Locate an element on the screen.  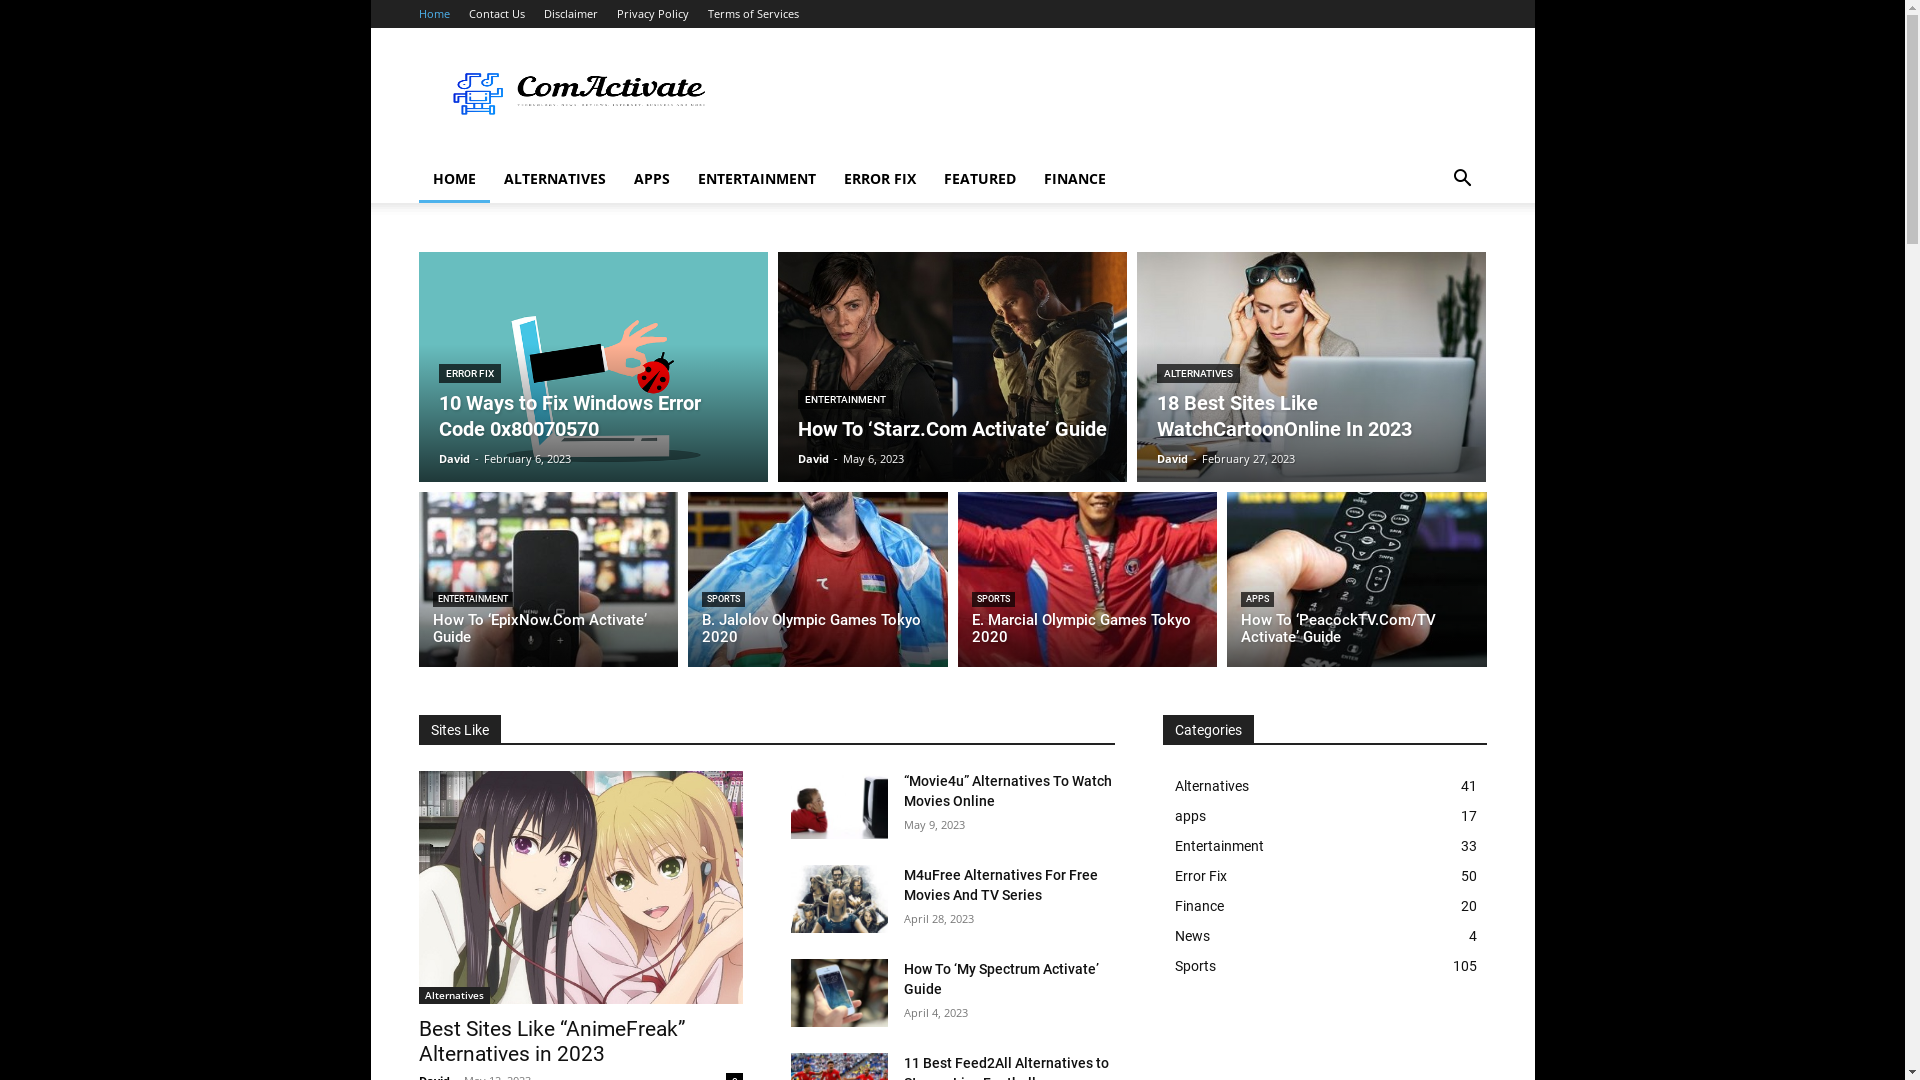
'18 Best Sites Like WatchCartoonOnline In 2023' is located at coordinates (1311, 366).